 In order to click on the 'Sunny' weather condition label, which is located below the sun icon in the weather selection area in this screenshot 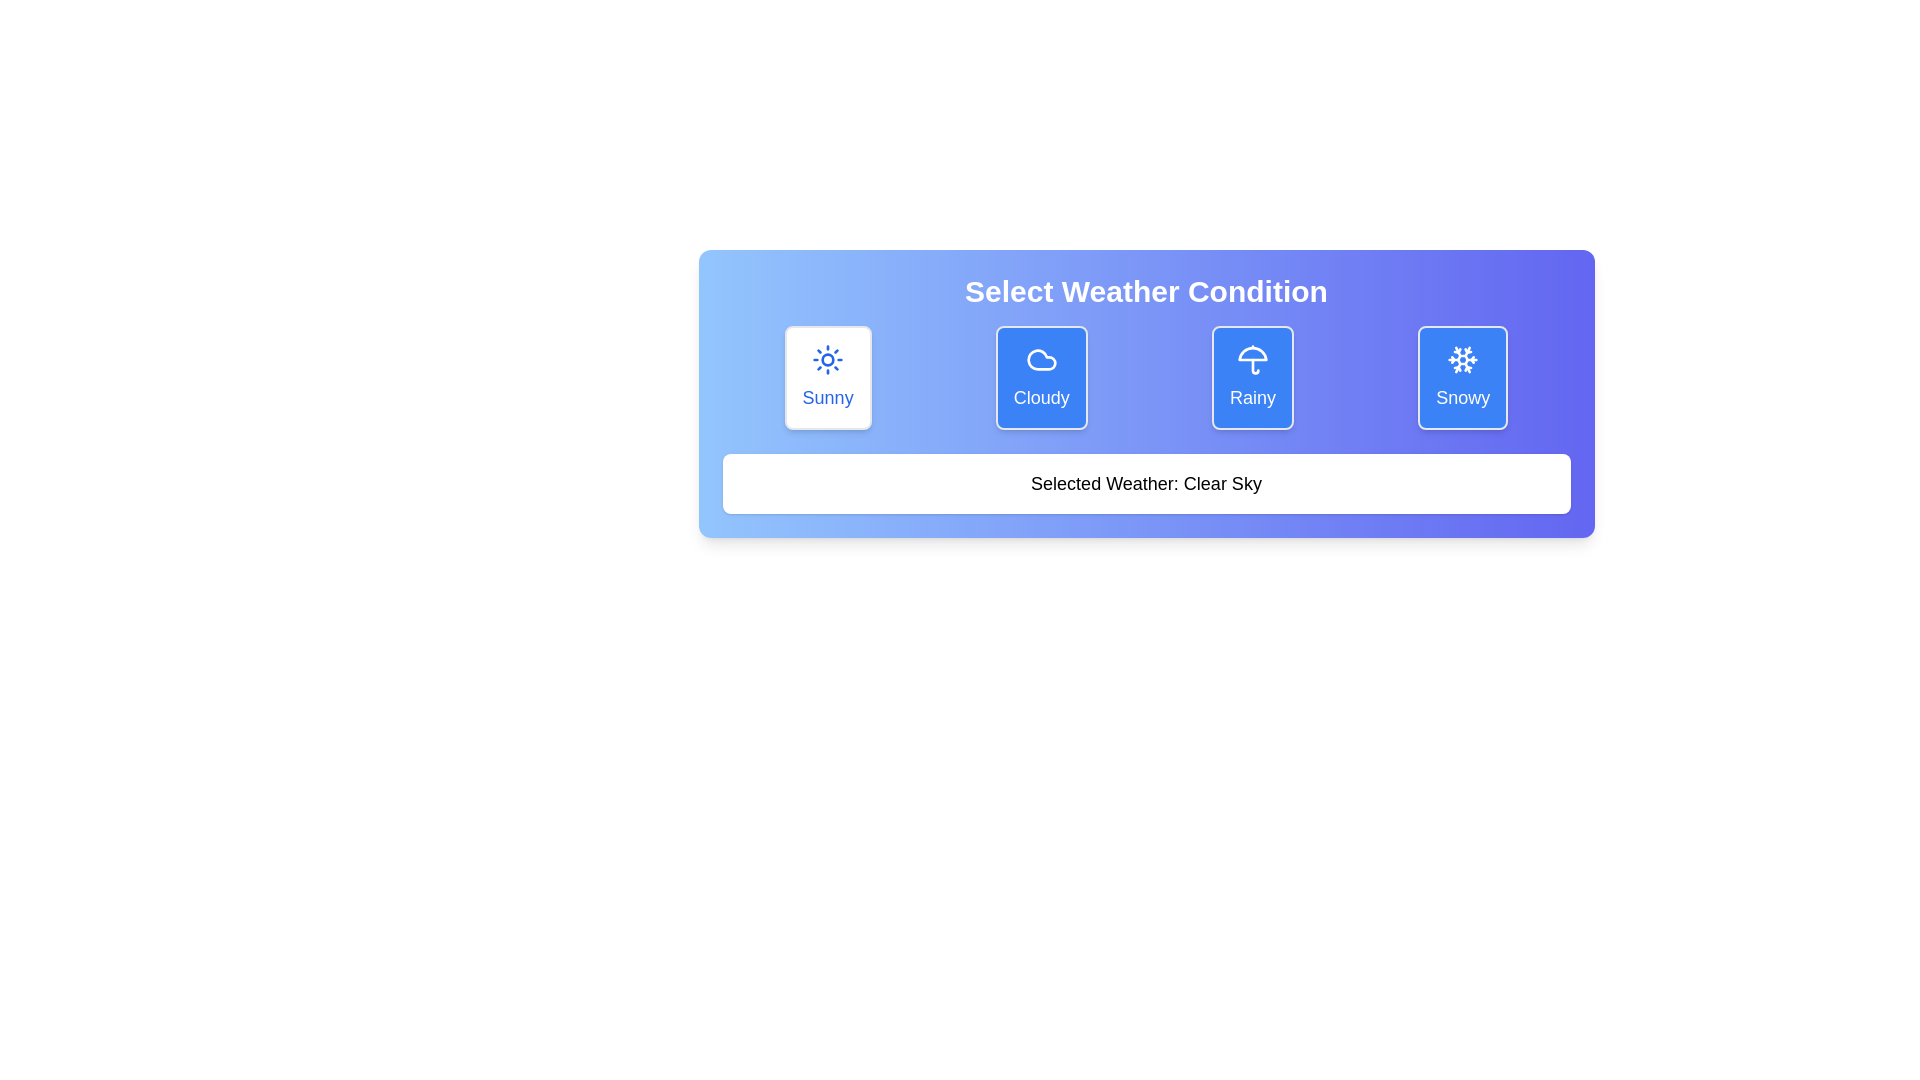, I will do `click(828, 397)`.